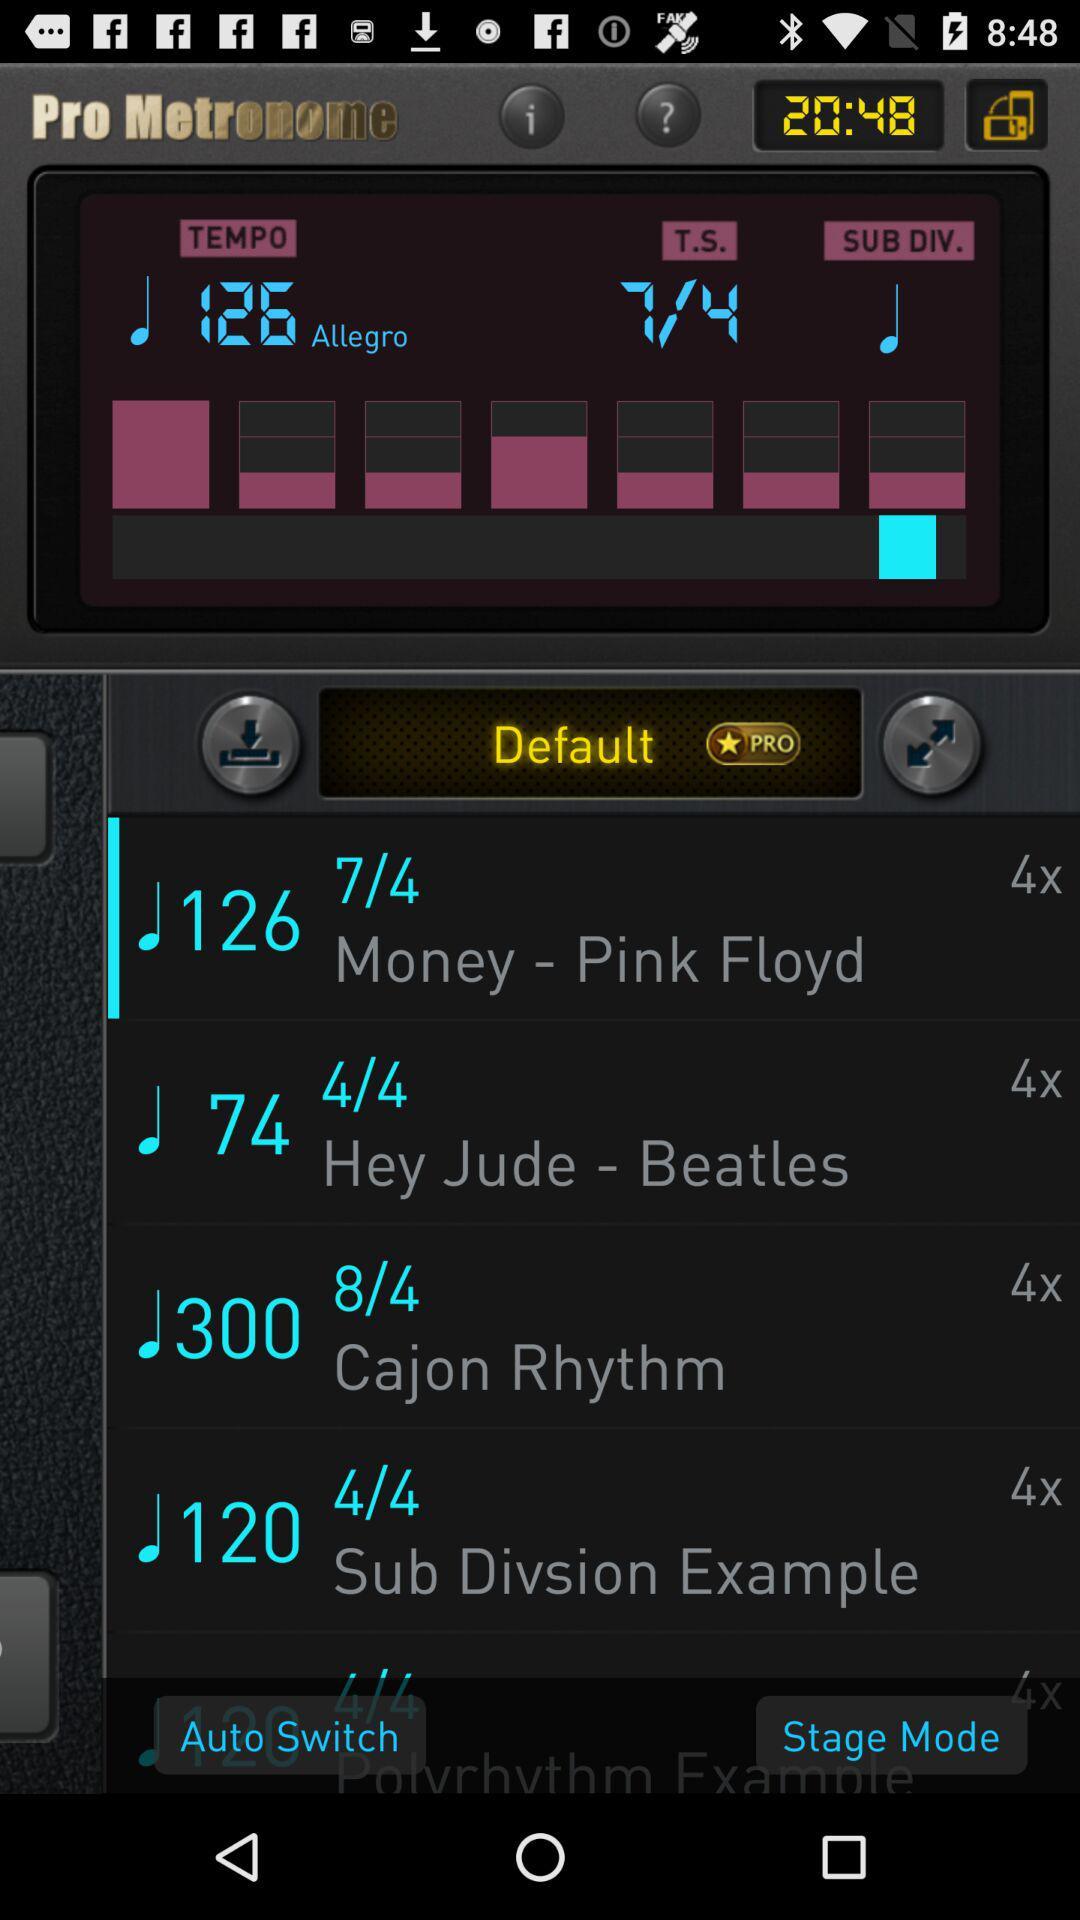 The width and height of the screenshot is (1080, 1920). Describe the element at coordinates (667, 123) in the screenshot. I see `the help icon` at that location.